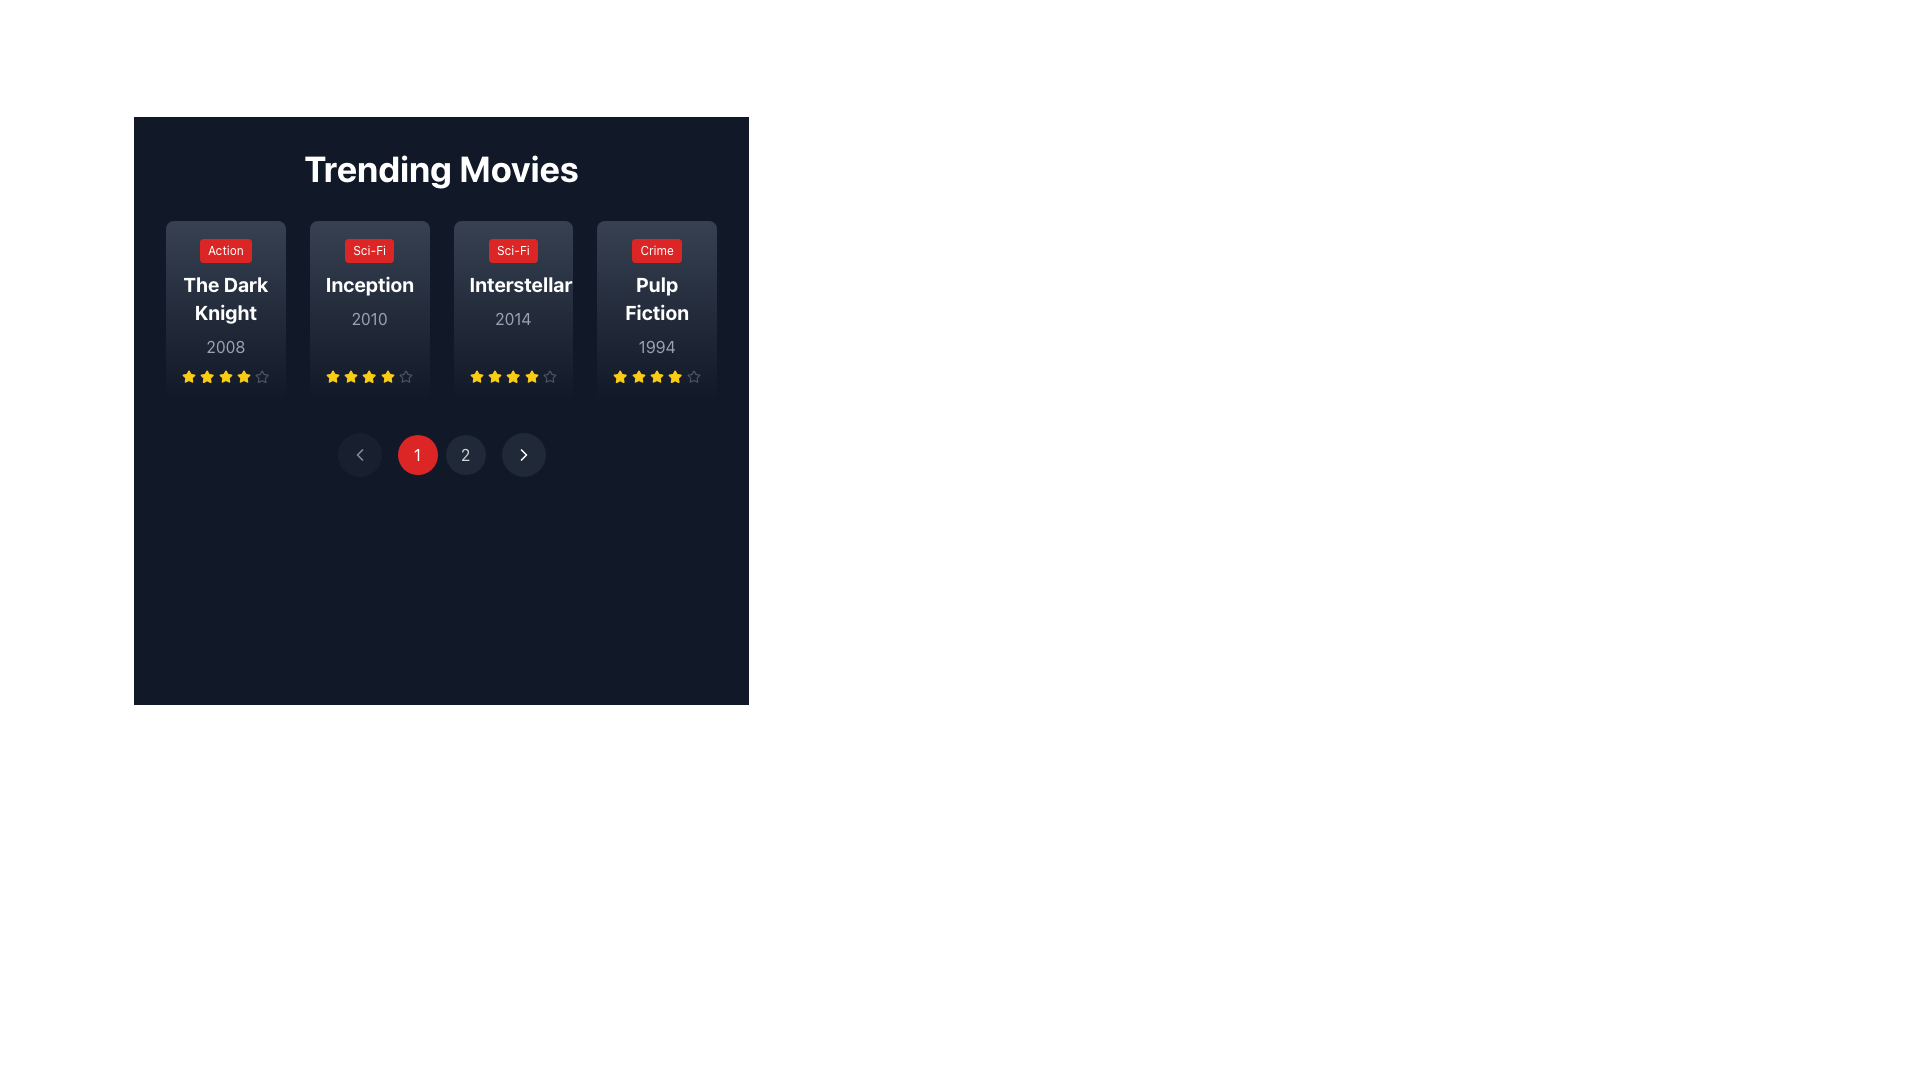  I want to click on the third yellow star-shaped icon in the rating interface below 'The Dark Knight' to rate it, so click(207, 376).